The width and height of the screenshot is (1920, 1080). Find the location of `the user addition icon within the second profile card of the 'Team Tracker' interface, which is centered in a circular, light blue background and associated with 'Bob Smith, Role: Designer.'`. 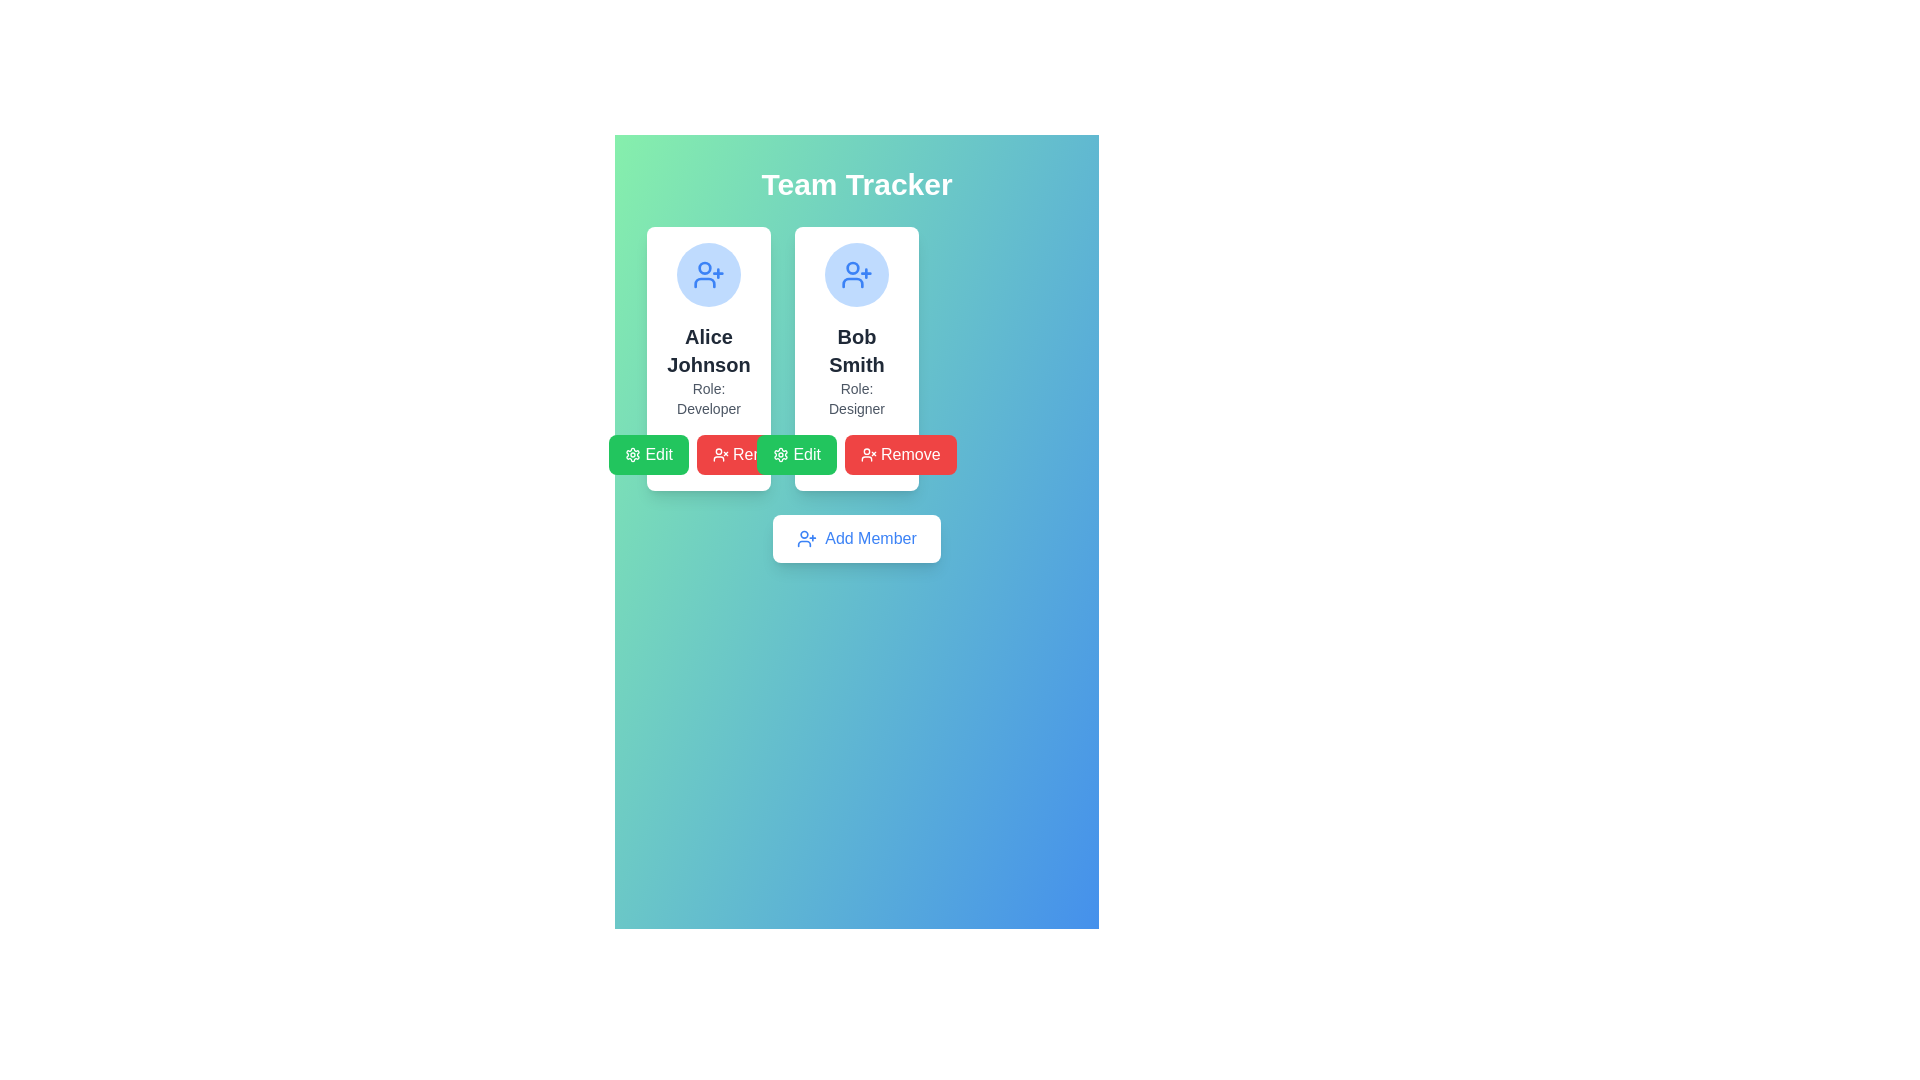

the user addition icon within the second profile card of the 'Team Tracker' interface, which is centered in a circular, light blue background and associated with 'Bob Smith, Role: Designer.' is located at coordinates (709, 274).